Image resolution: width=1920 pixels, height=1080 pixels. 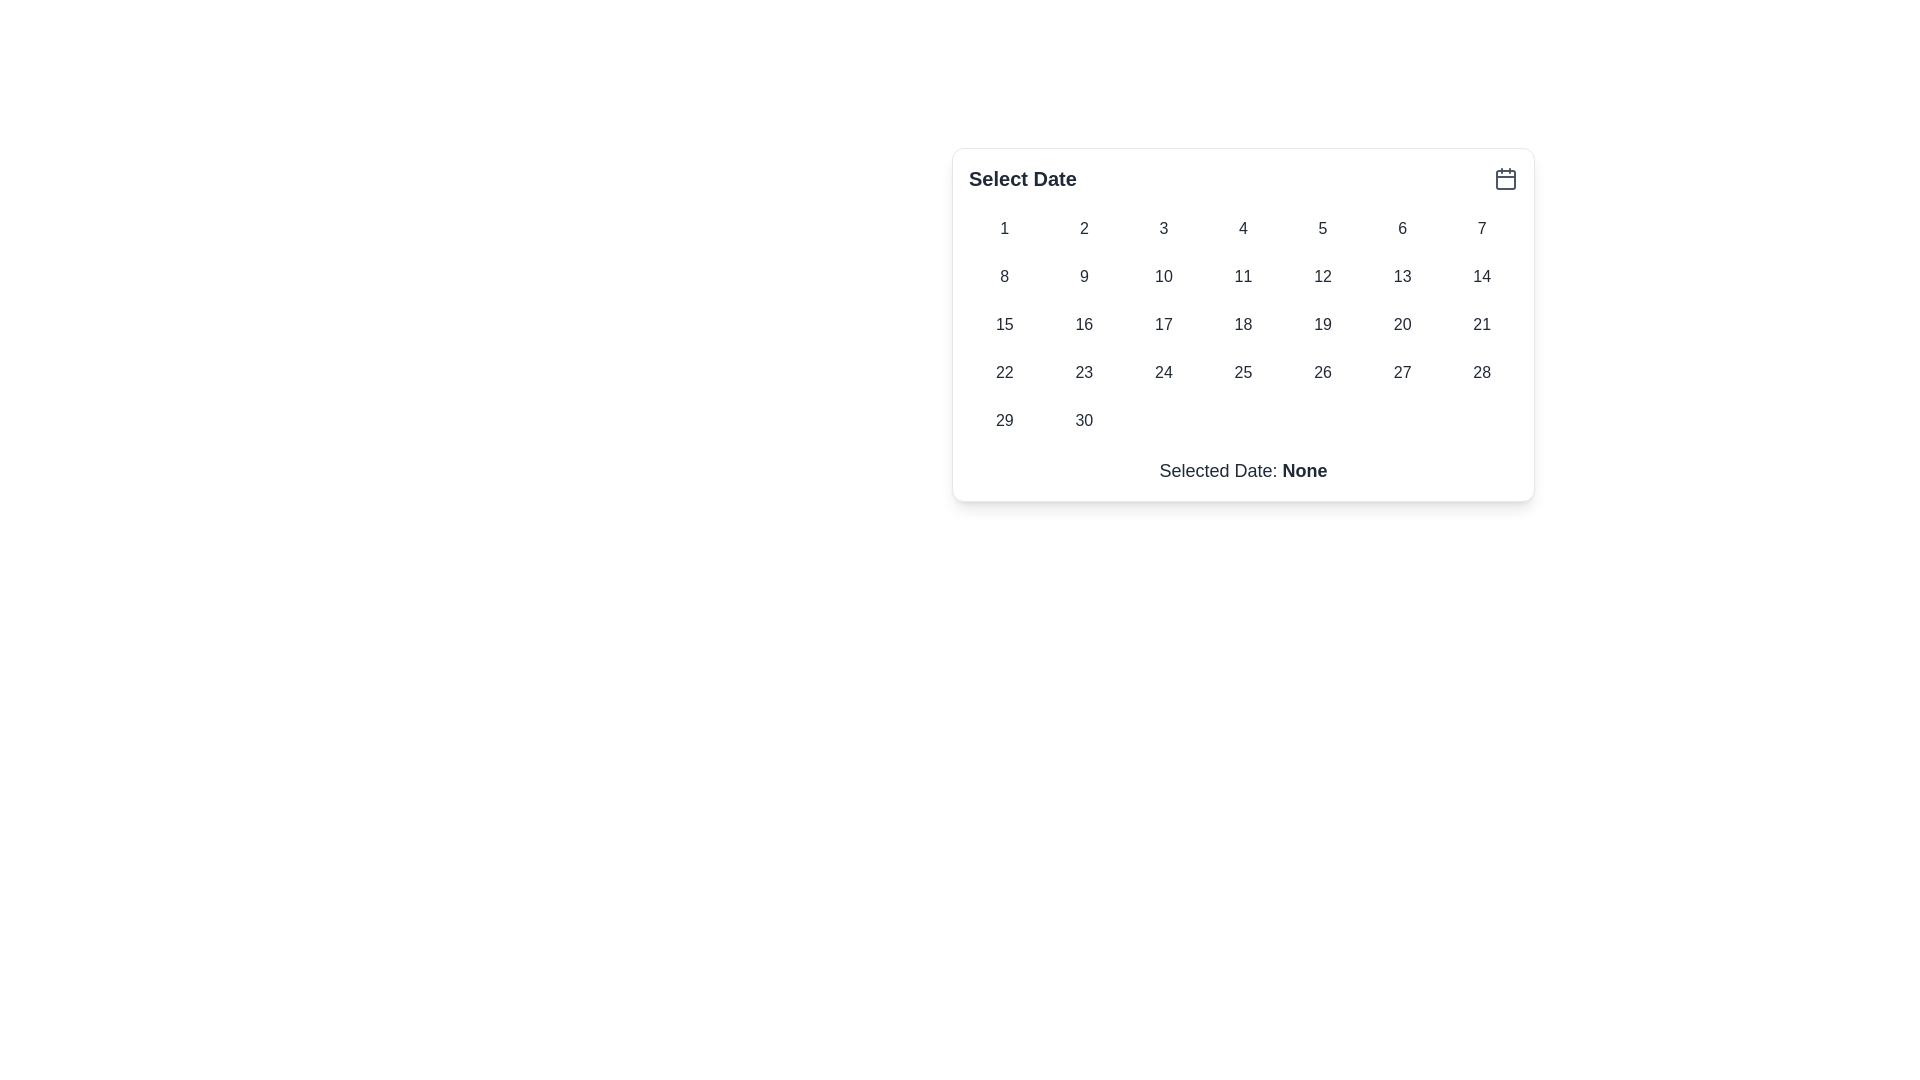 I want to click on the button for selecting the number '5' in the calendar grid, so click(x=1323, y=227).